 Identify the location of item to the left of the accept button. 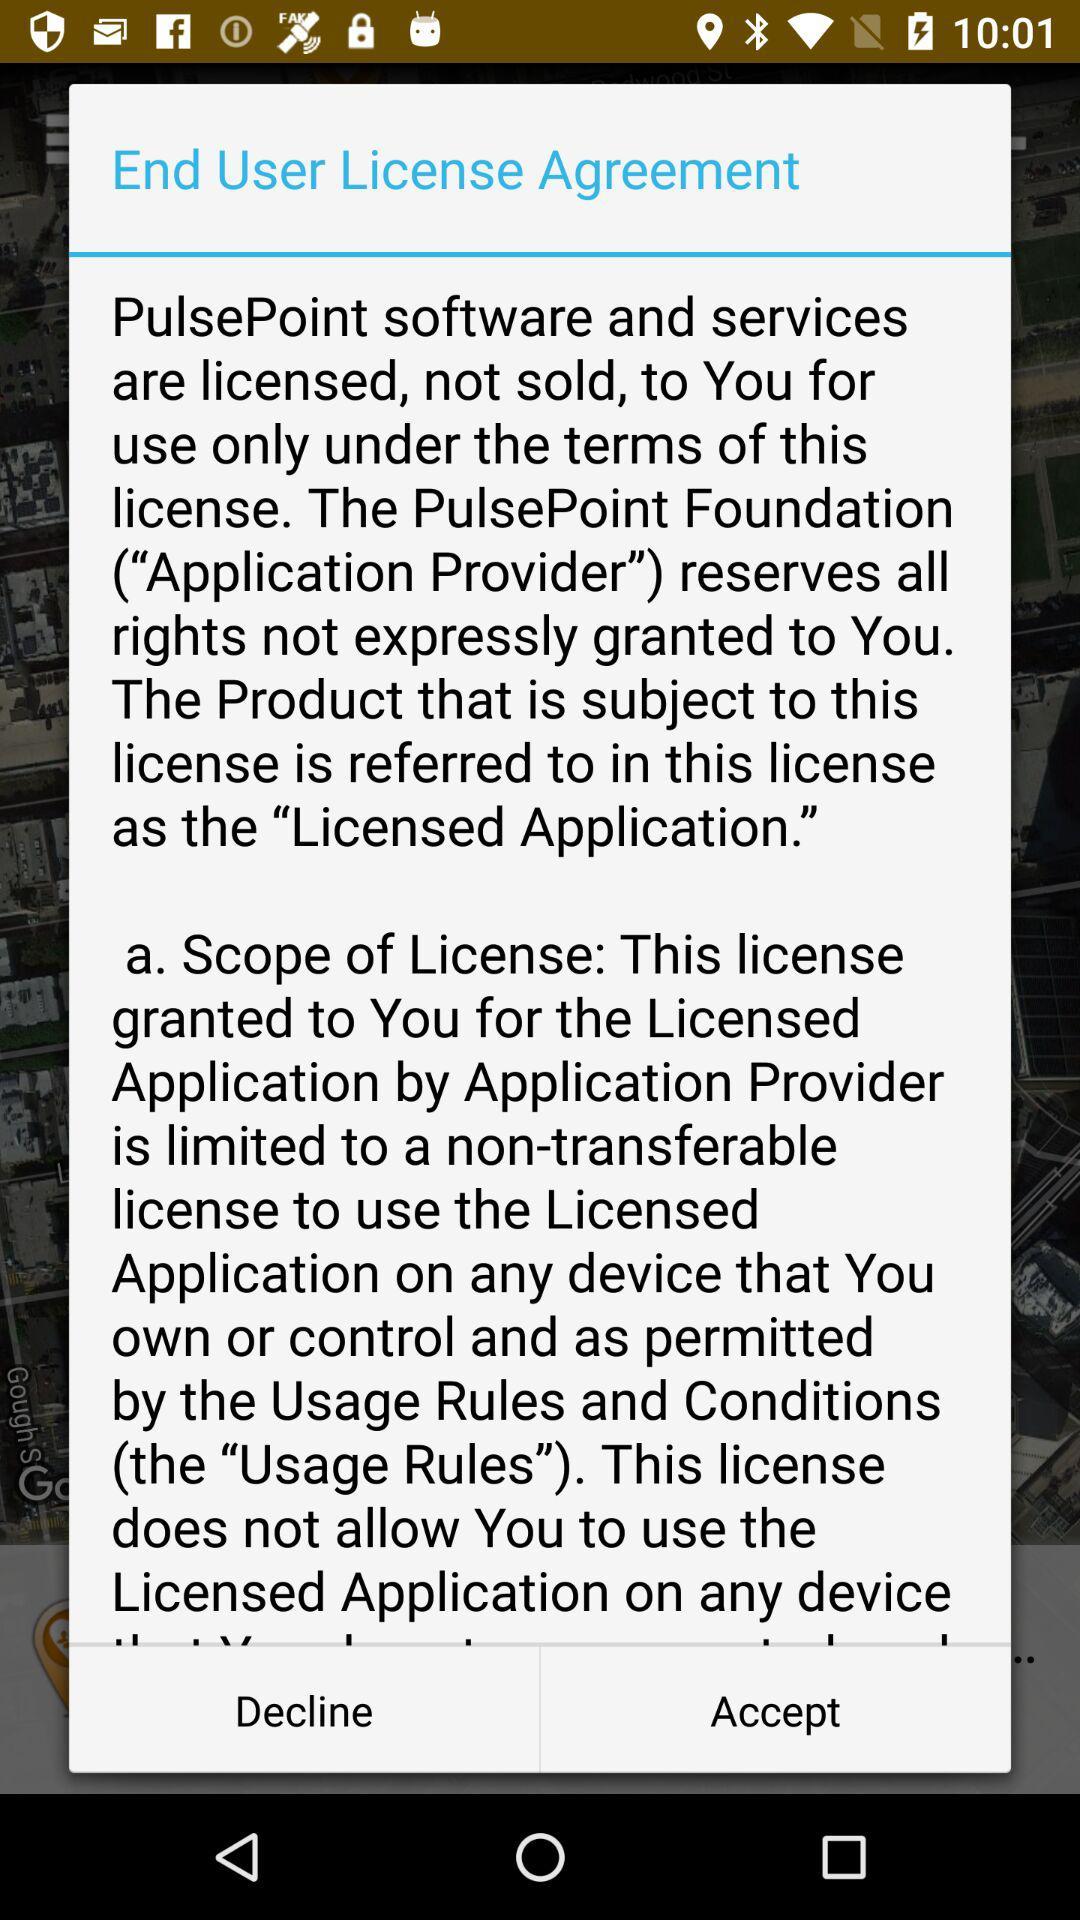
(304, 1708).